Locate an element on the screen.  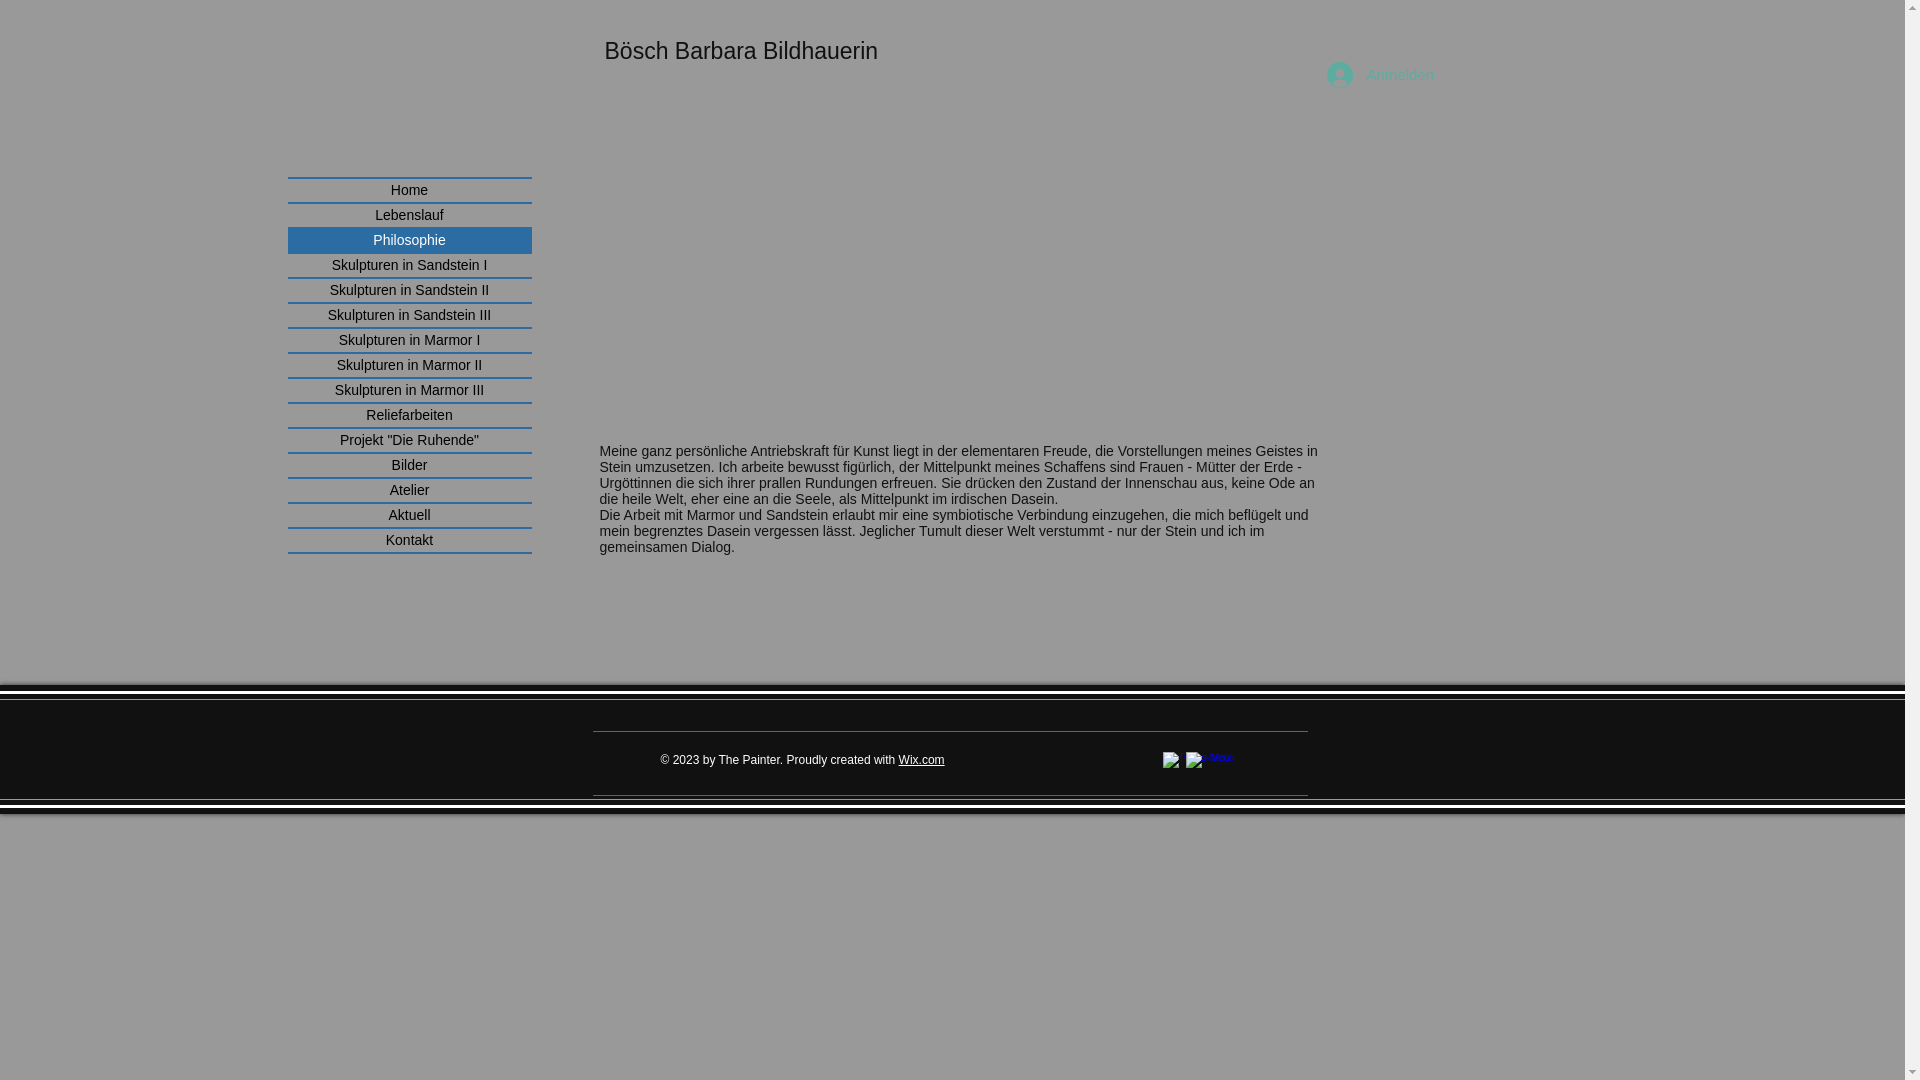
'Skulpturen in Sandstein III' is located at coordinates (408, 315).